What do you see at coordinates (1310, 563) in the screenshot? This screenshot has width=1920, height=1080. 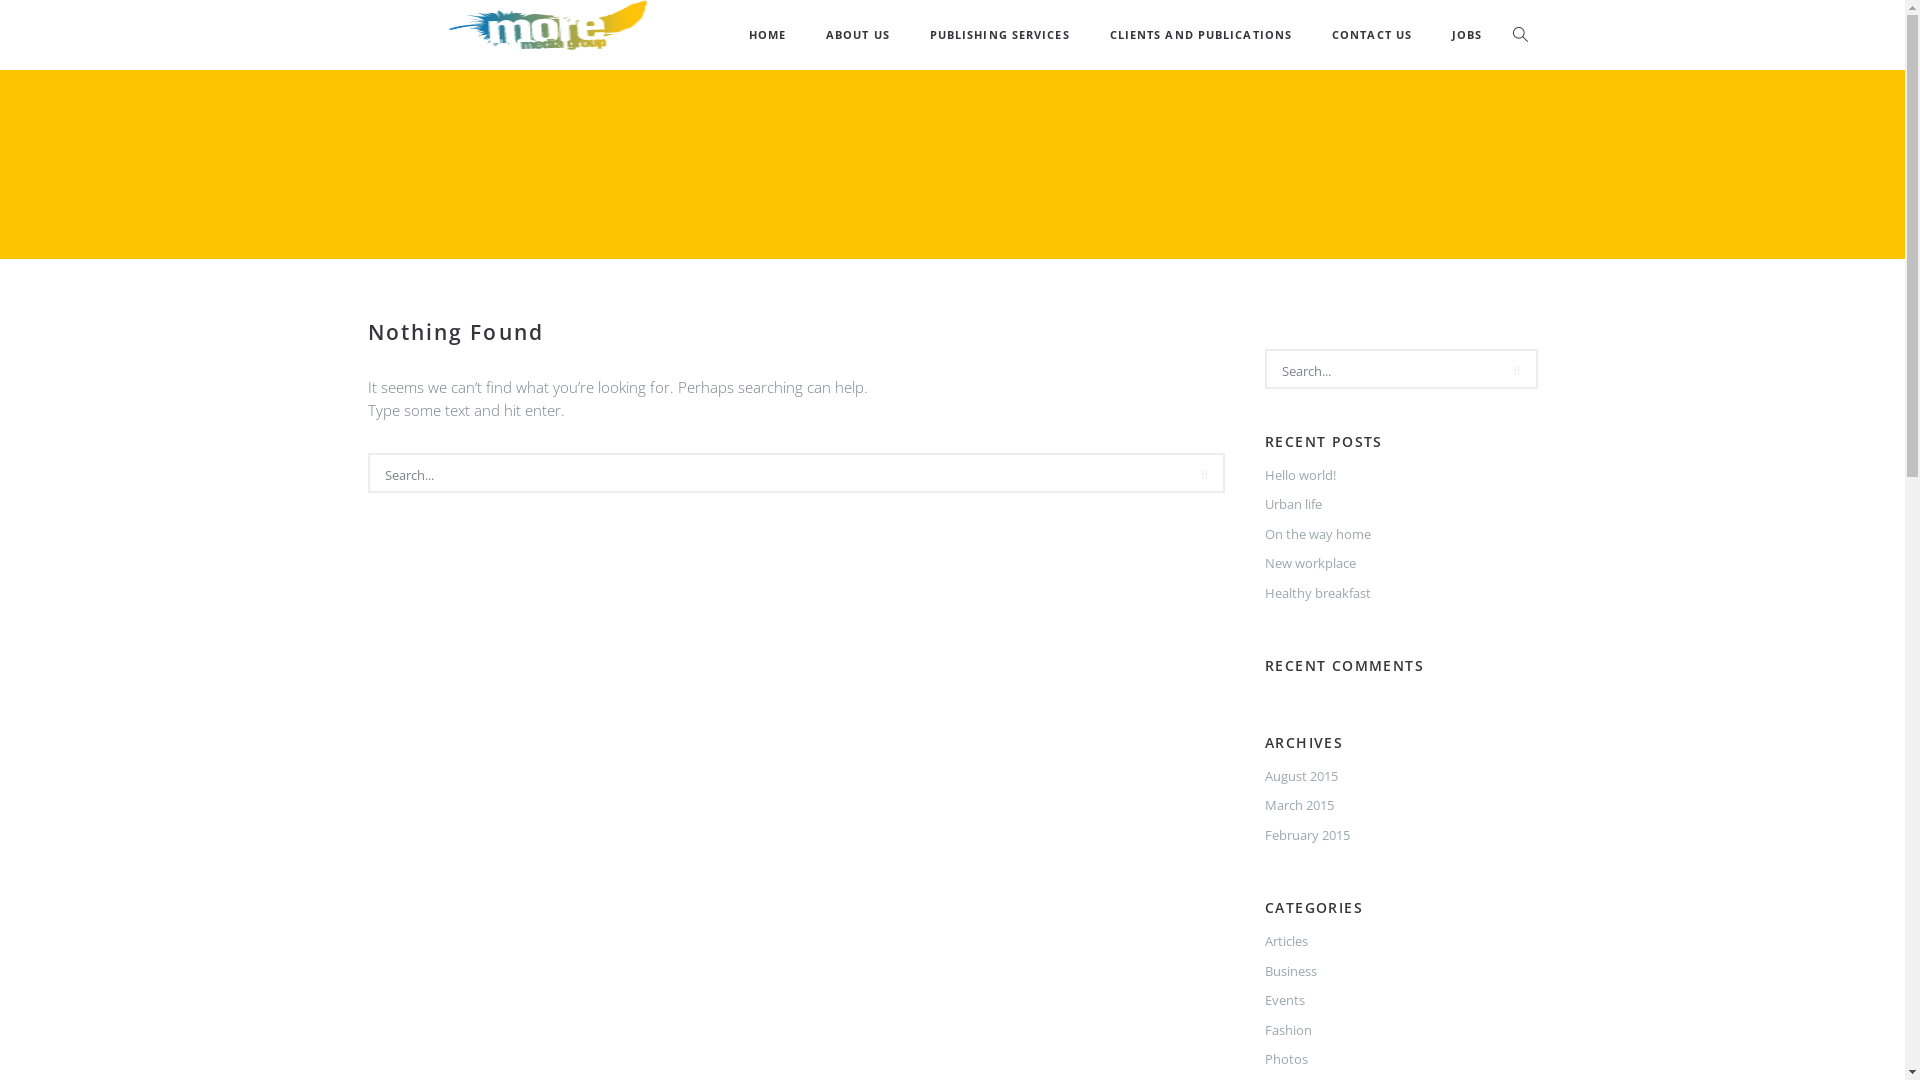 I see `'New workplace'` at bounding box center [1310, 563].